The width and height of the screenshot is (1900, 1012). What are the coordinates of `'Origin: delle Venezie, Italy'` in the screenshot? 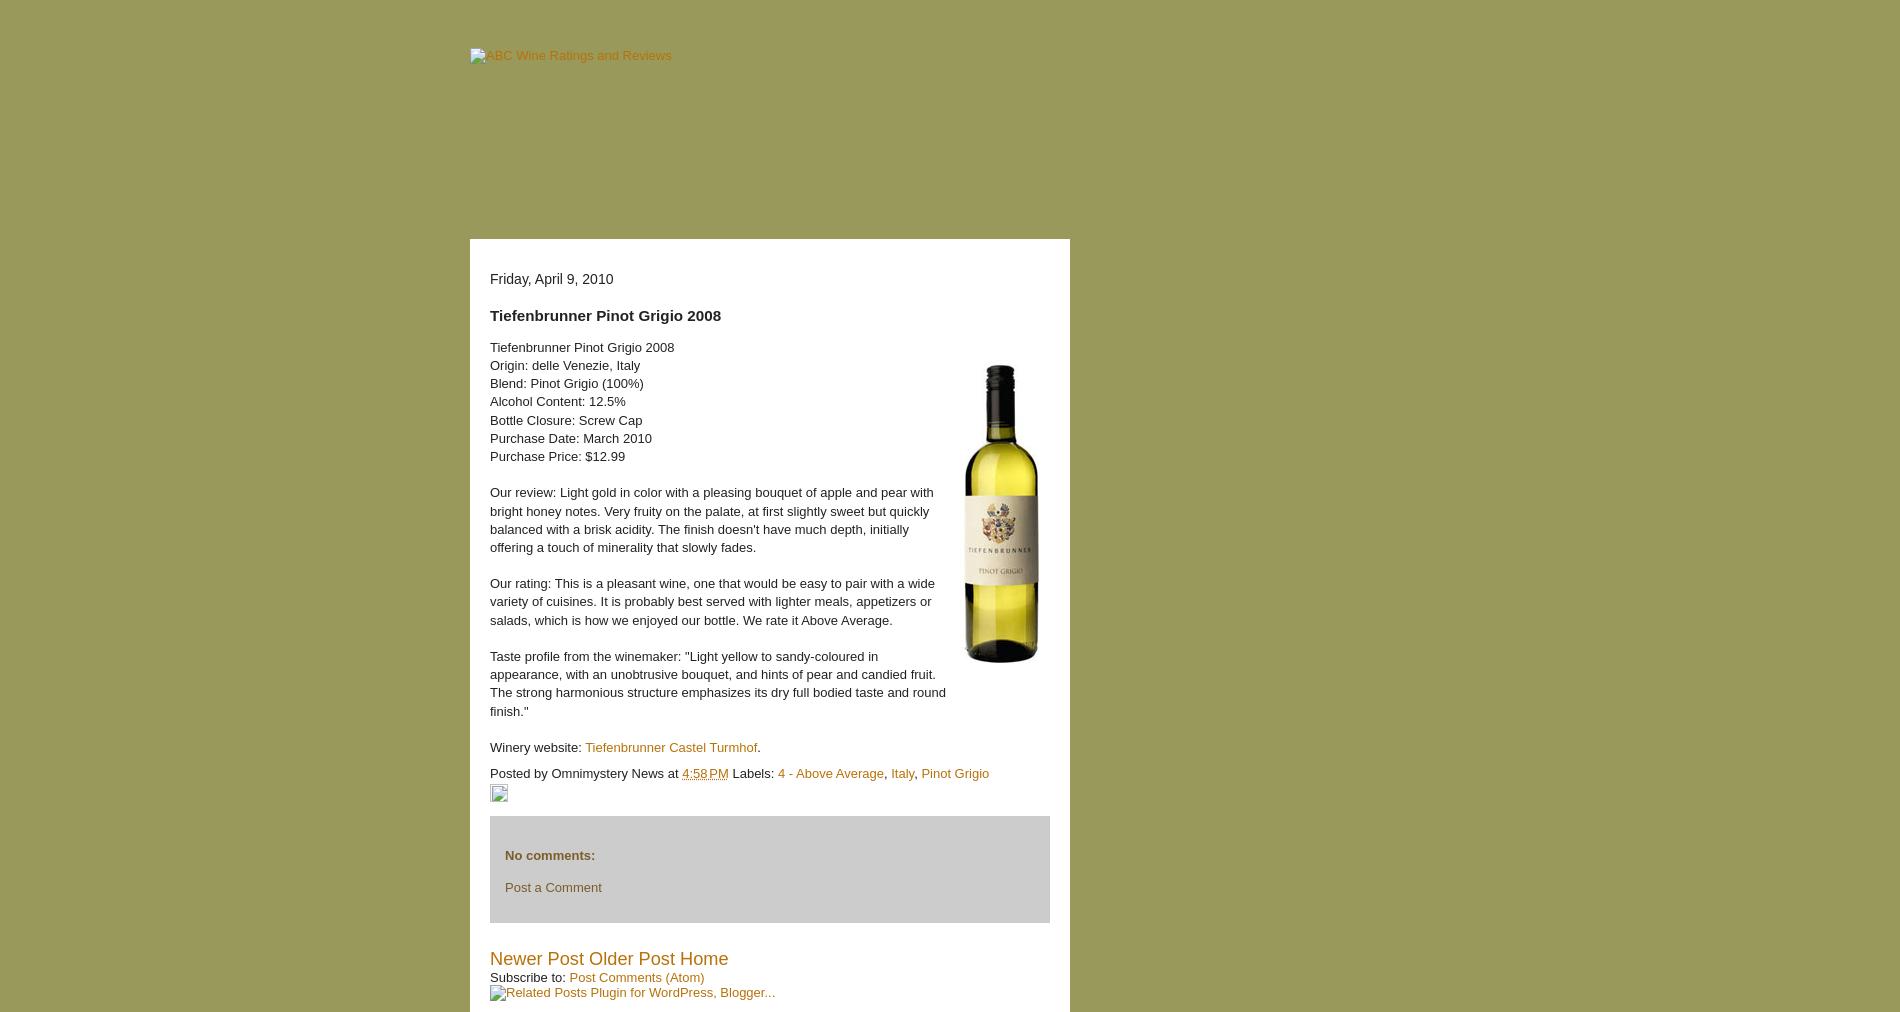 It's located at (565, 364).